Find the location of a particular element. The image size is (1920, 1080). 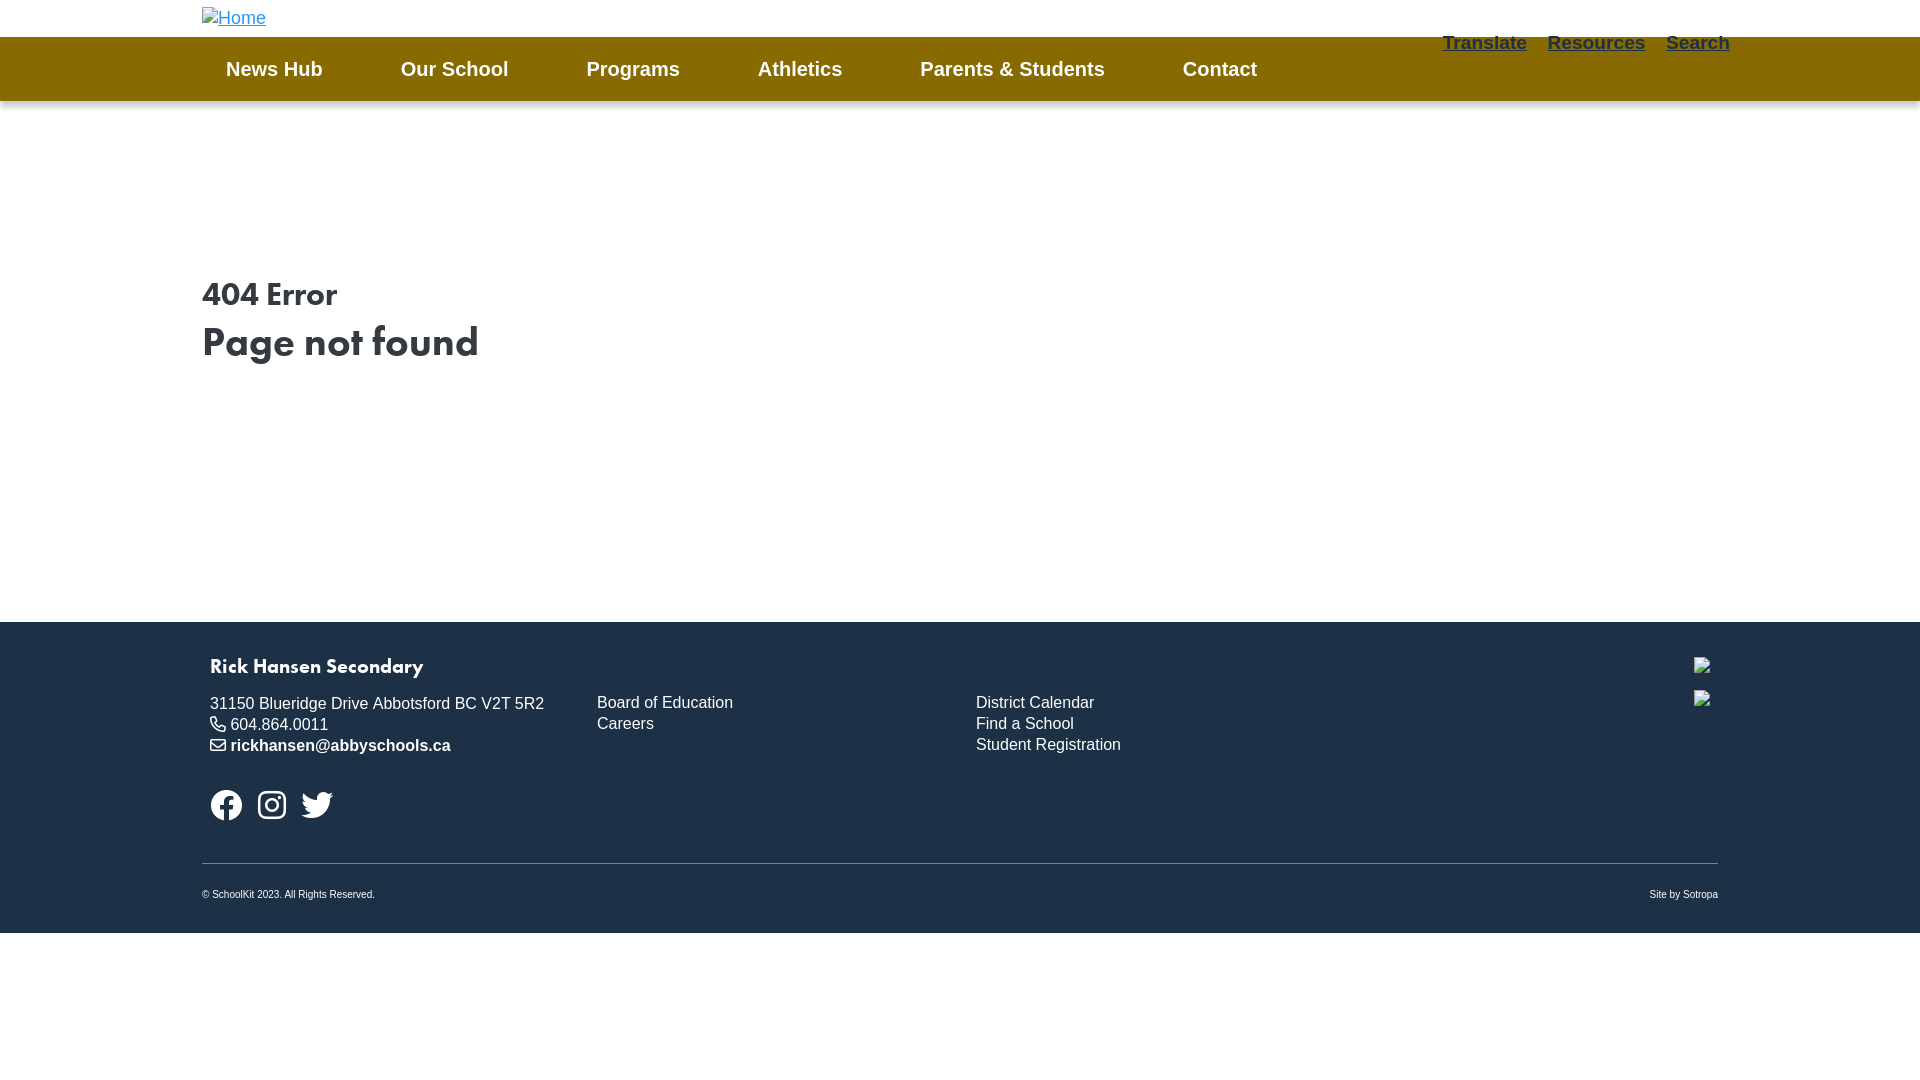

'604.864.0011' is located at coordinates (277, 724).